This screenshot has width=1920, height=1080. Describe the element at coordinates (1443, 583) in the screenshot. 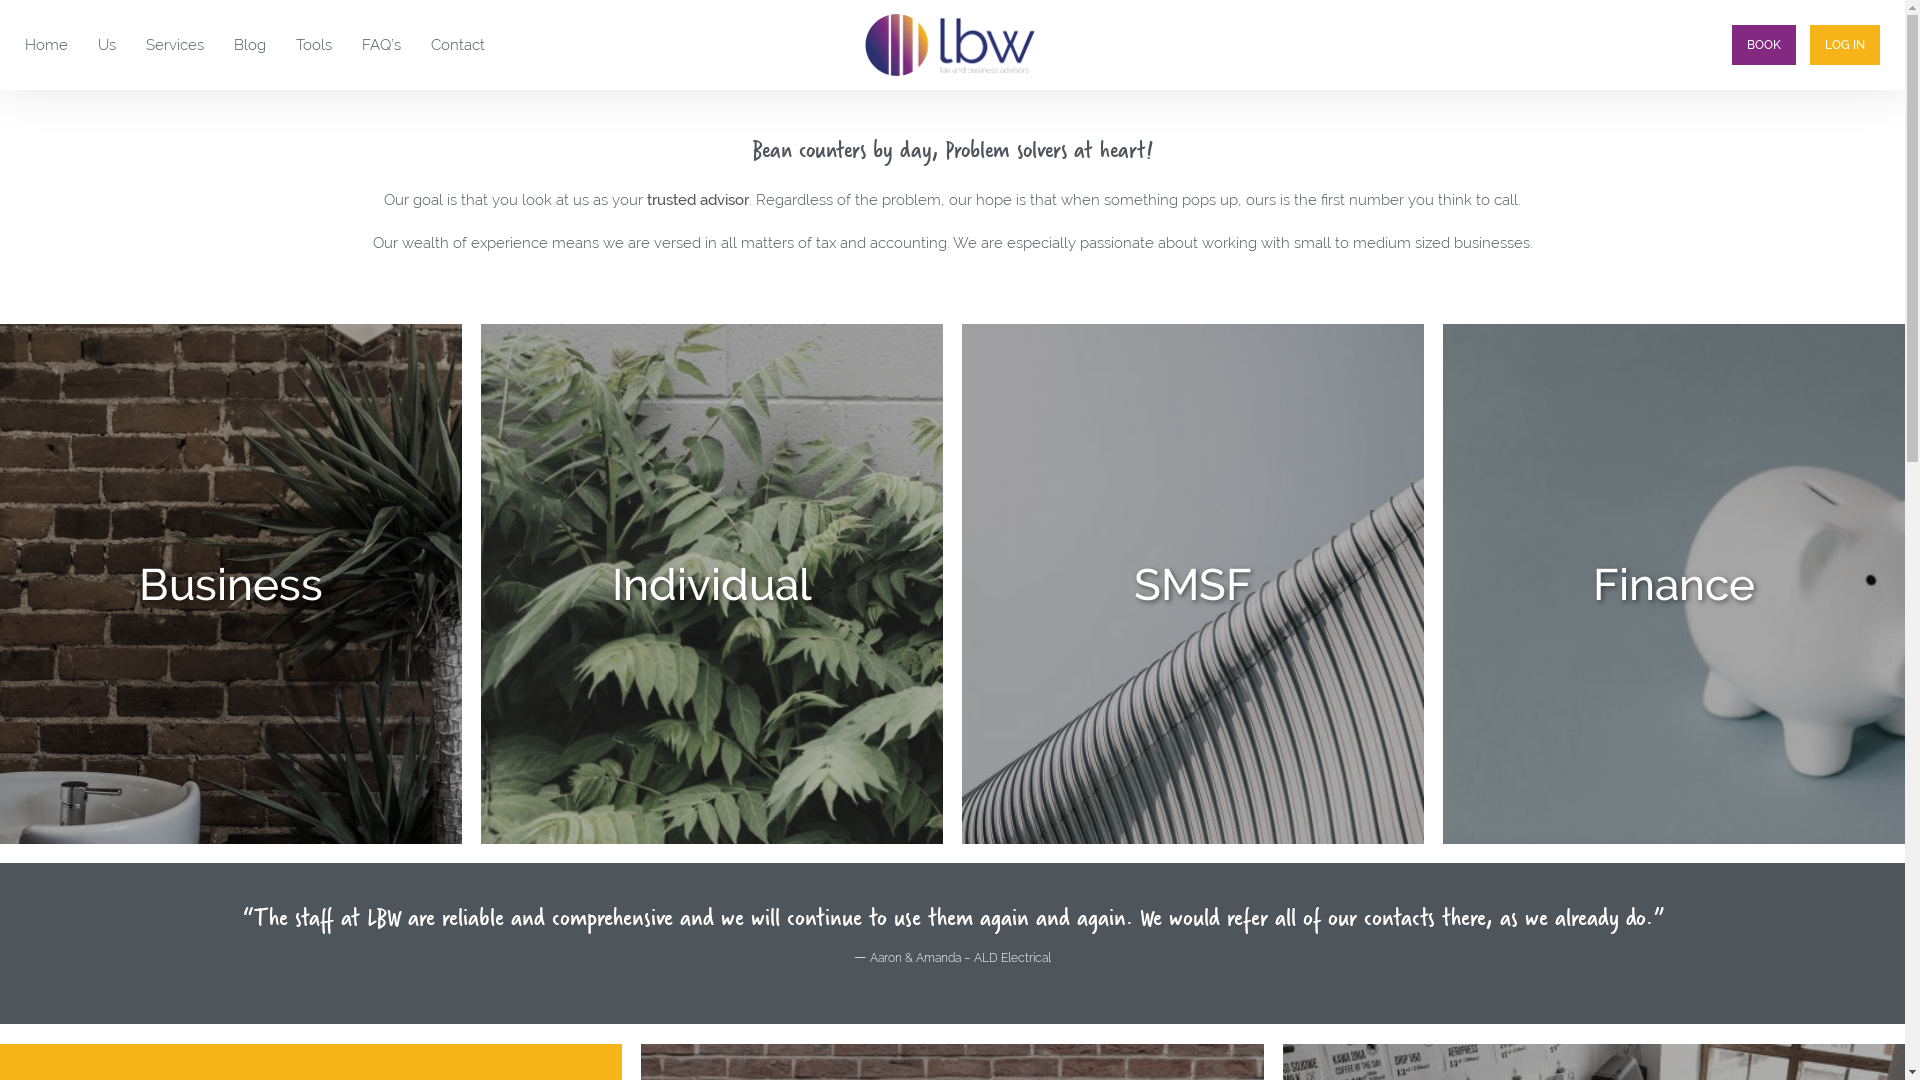

I see `'Finance'` at that location.